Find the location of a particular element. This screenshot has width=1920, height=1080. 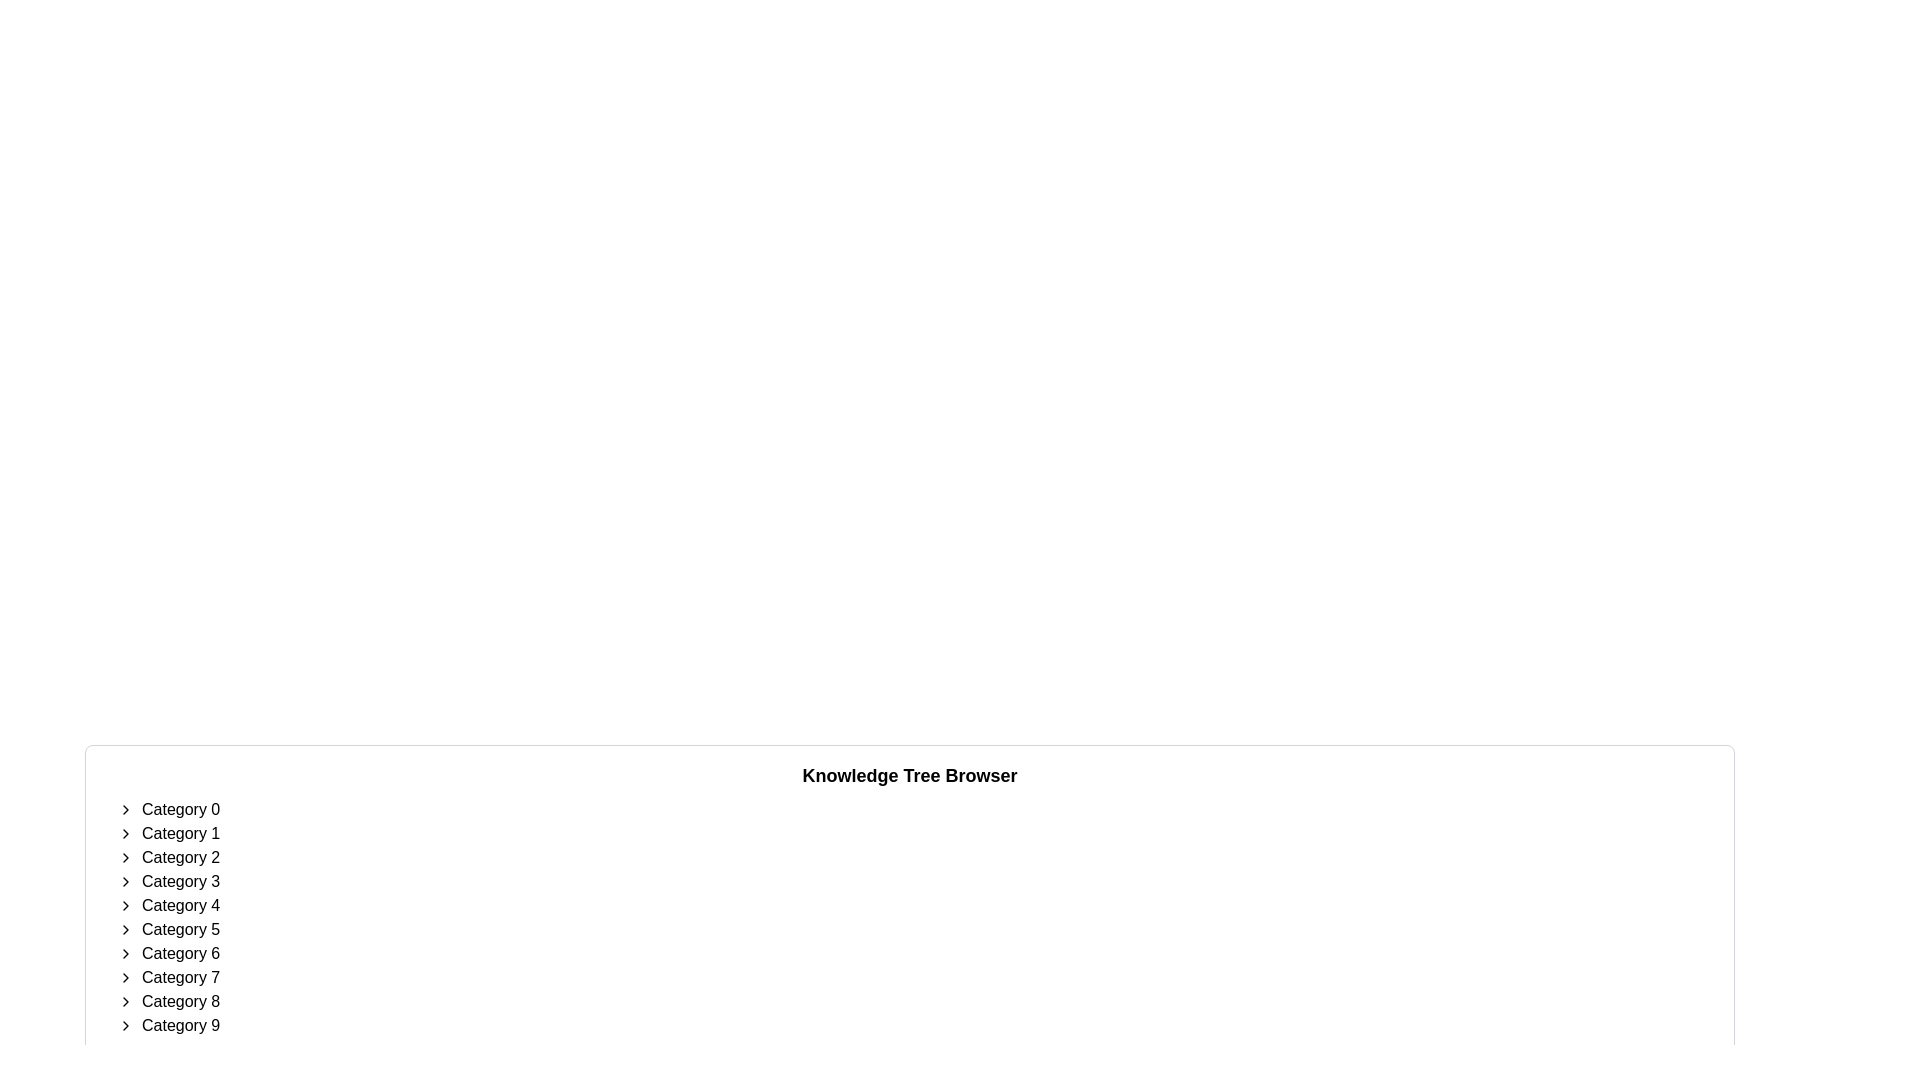

the chevron icon that indicates expansion for the 'Category 1' section, located to the left of the text 'Category 1' is located at coordinates (124, 833).